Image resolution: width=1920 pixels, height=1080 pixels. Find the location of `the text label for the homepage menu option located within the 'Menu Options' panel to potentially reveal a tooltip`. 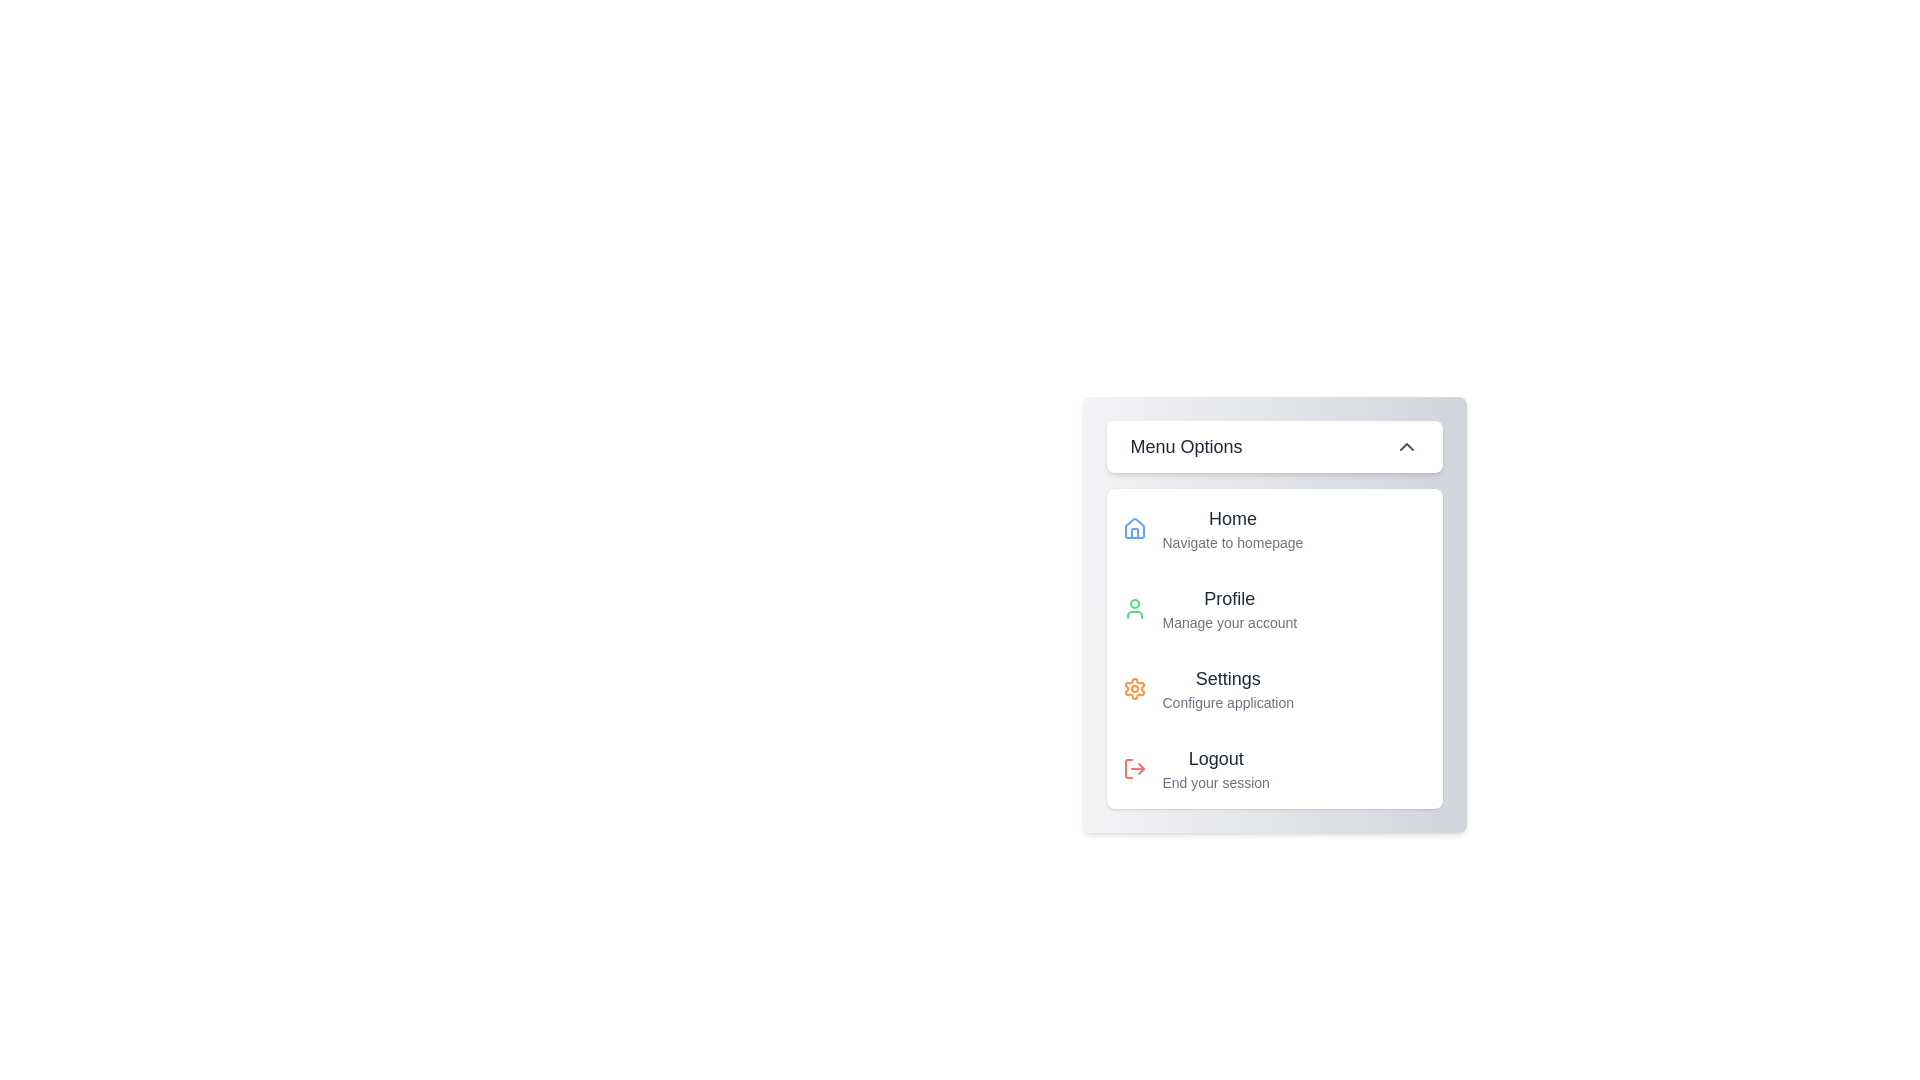

the text label for the homepage menu option located within the 'Menu Options' panel to potentially reveal a tooltip is located at coordinates (1232, 527).